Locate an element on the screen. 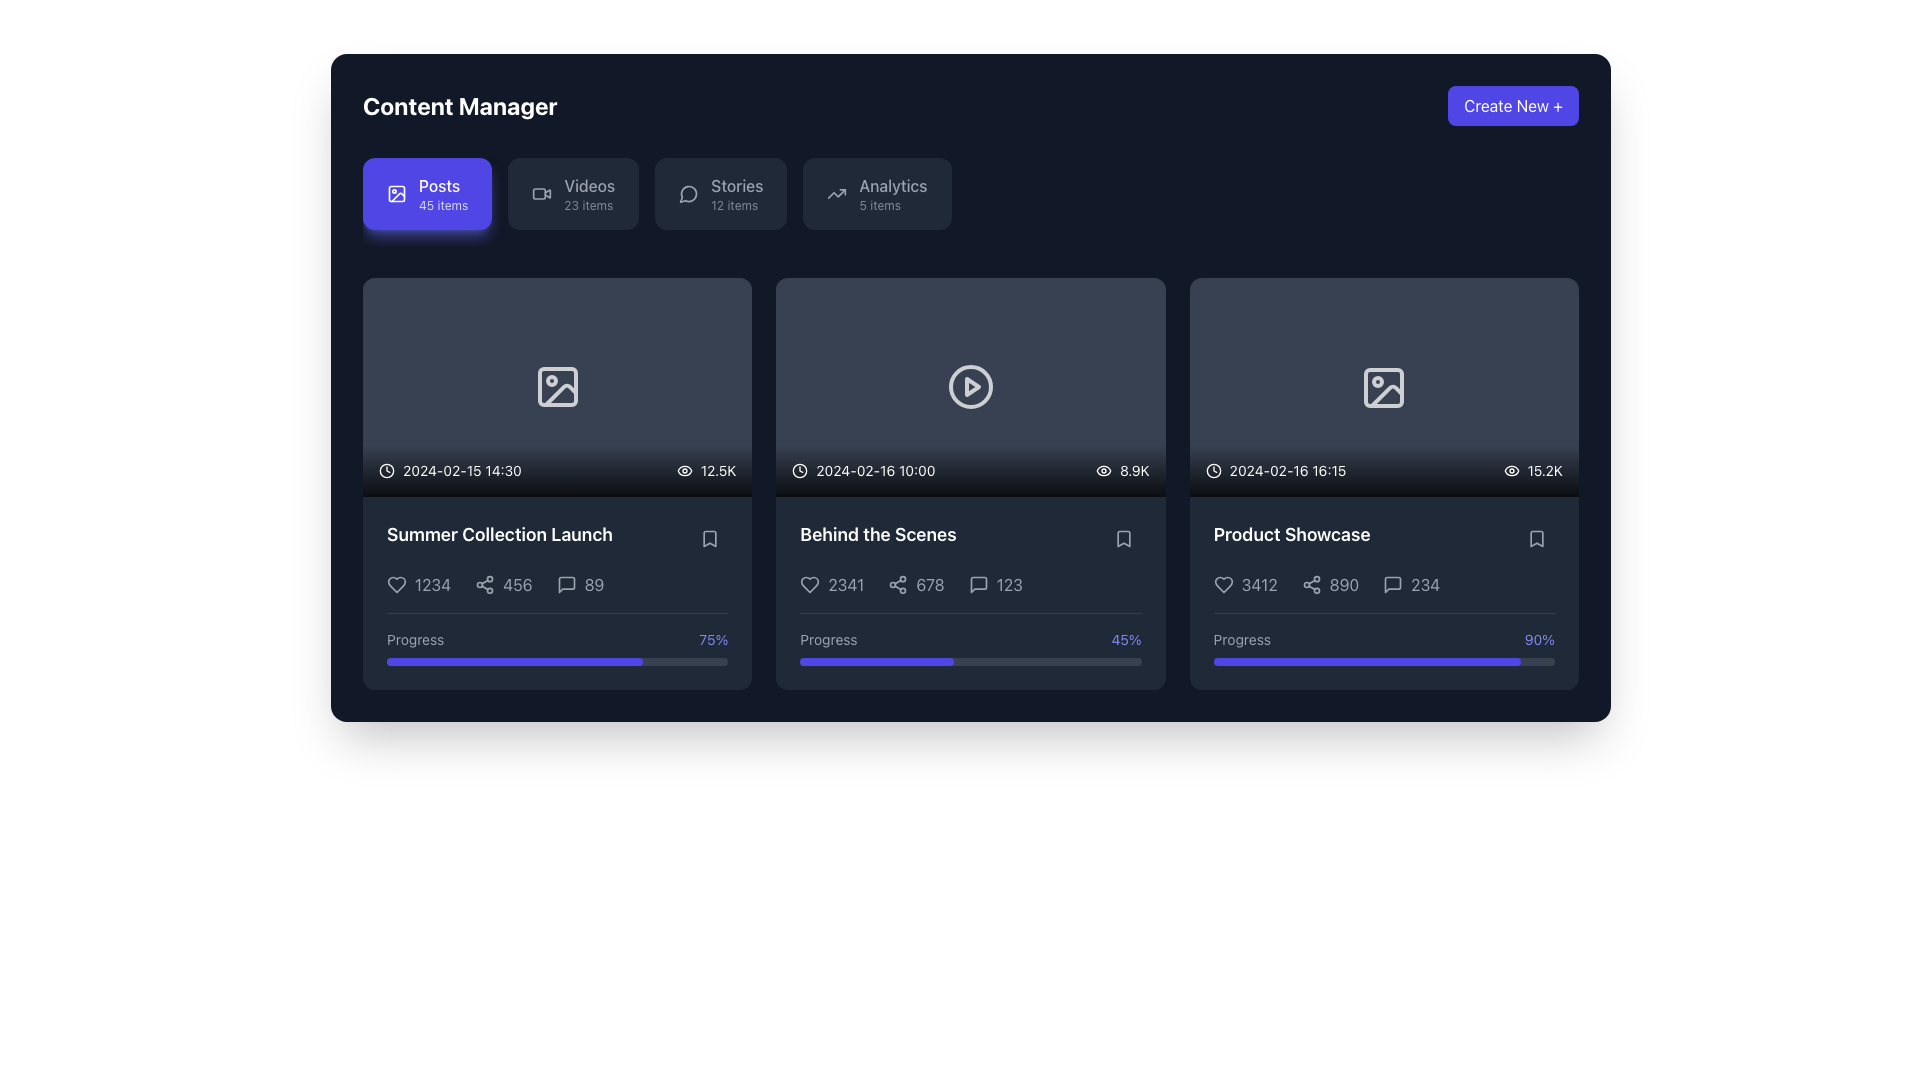  the informational footer bar located at the bottom of the middle card in the grid layout of the content manager interface is located at coordinates (970, 470).